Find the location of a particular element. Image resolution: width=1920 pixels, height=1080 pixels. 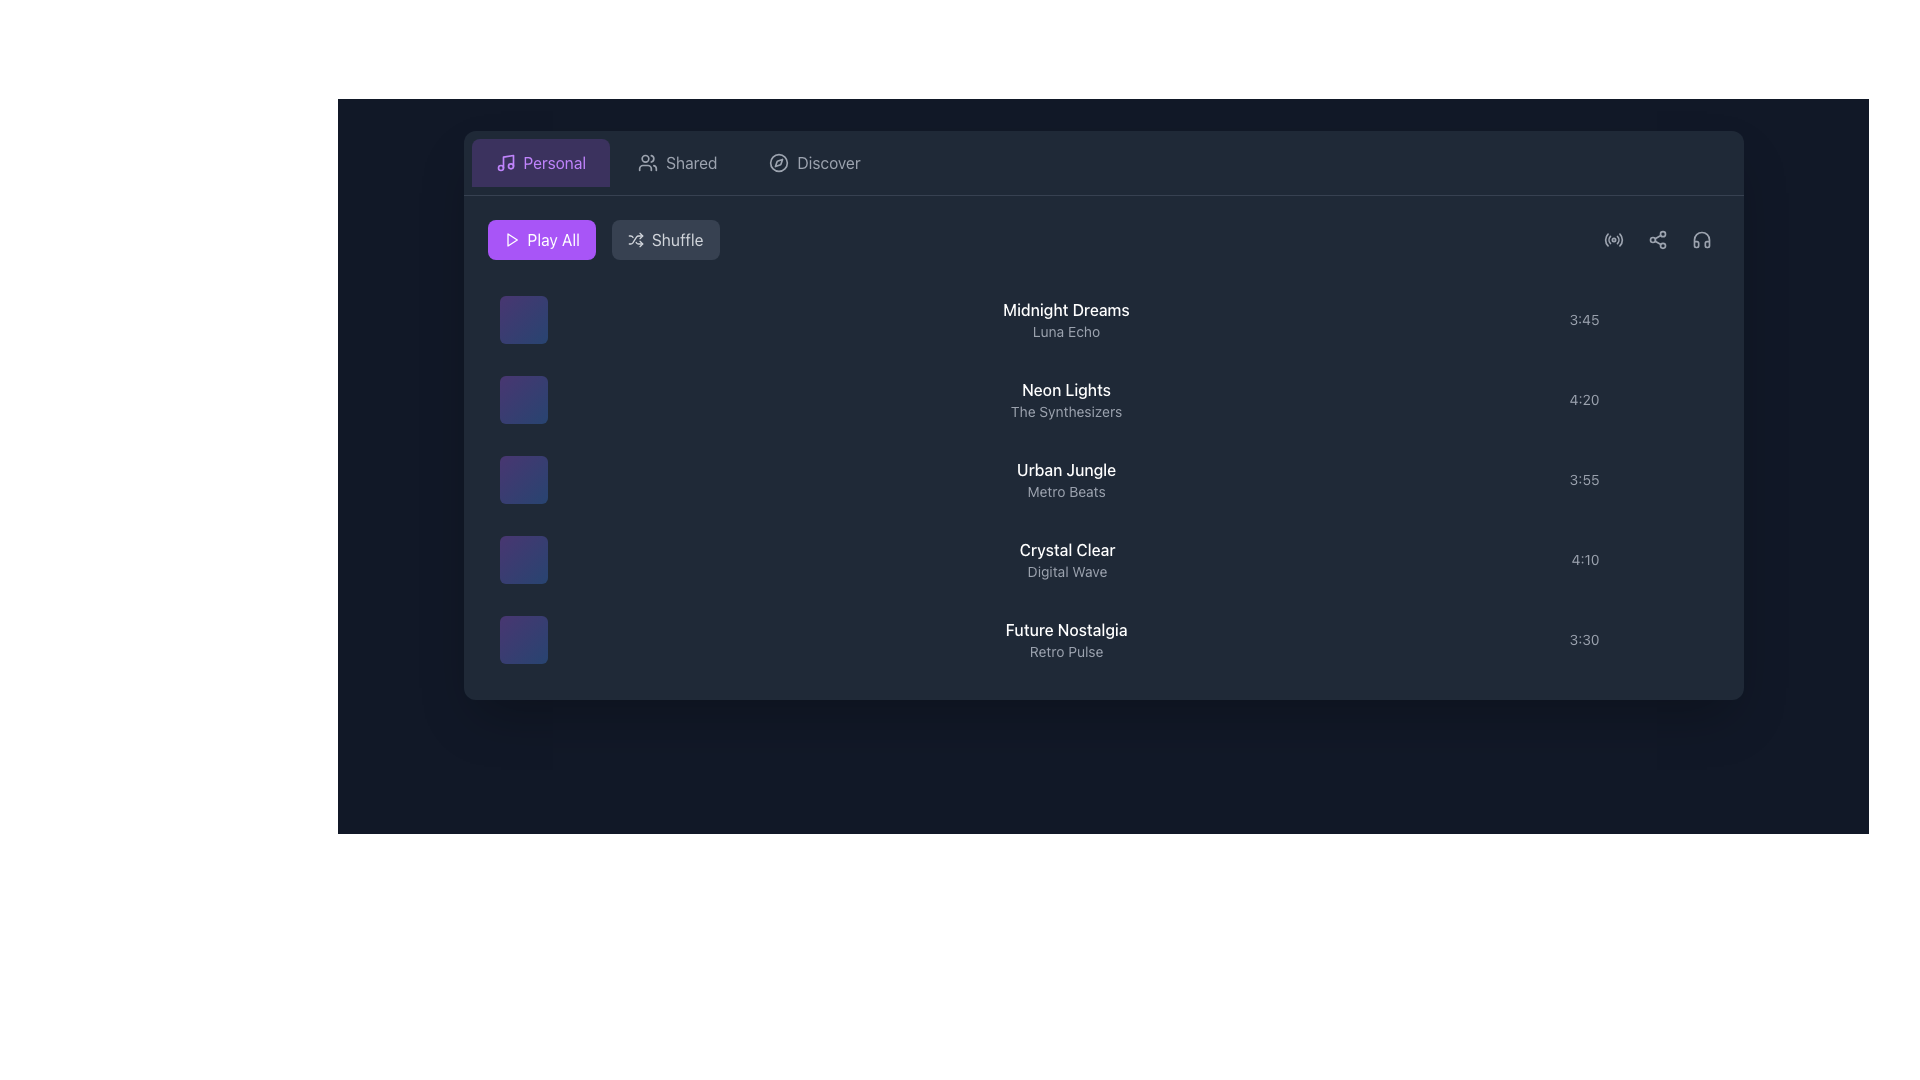

the first list item in the music track selection area is located at coordinates (1102, 319).